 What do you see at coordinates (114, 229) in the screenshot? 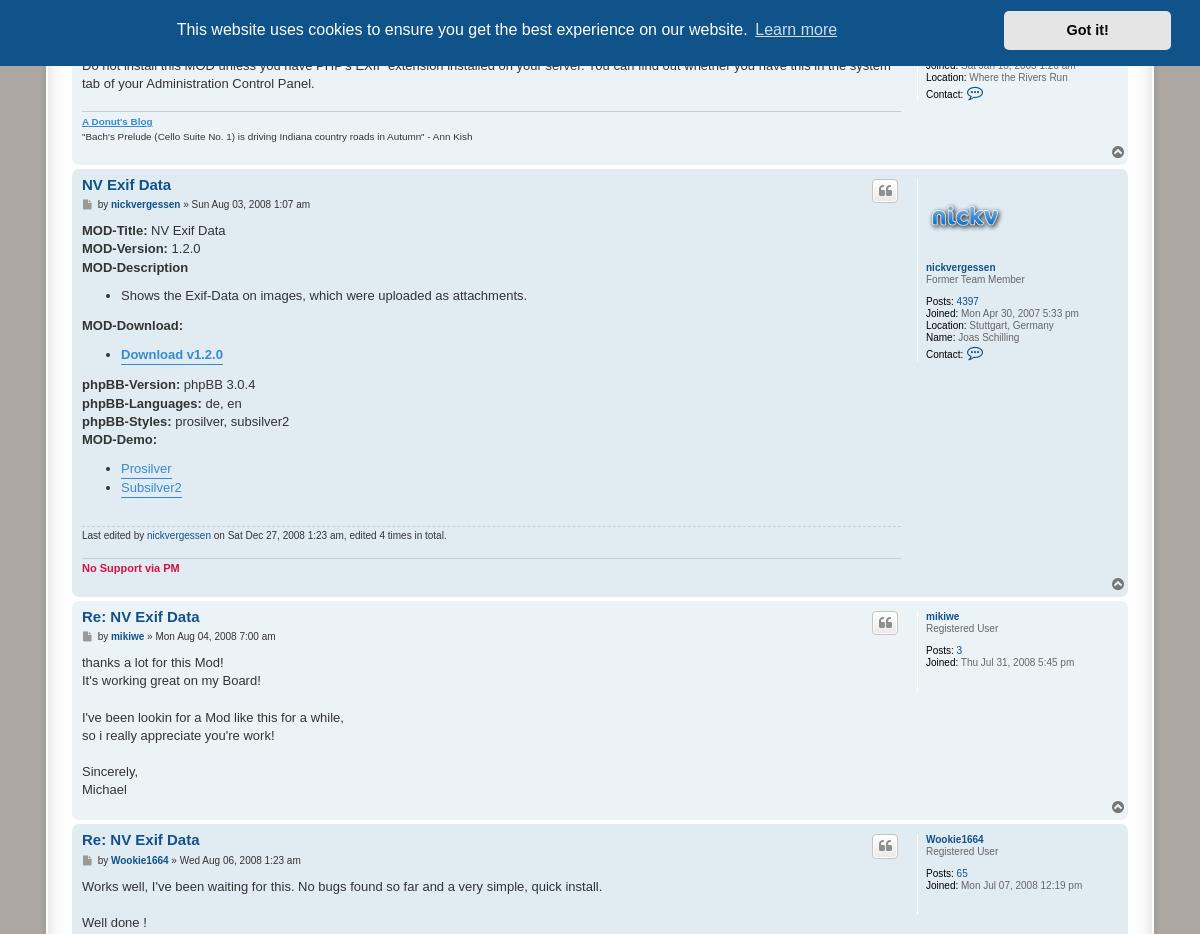
I see `'MOD-Title:'` at bounding box center [114, 229].